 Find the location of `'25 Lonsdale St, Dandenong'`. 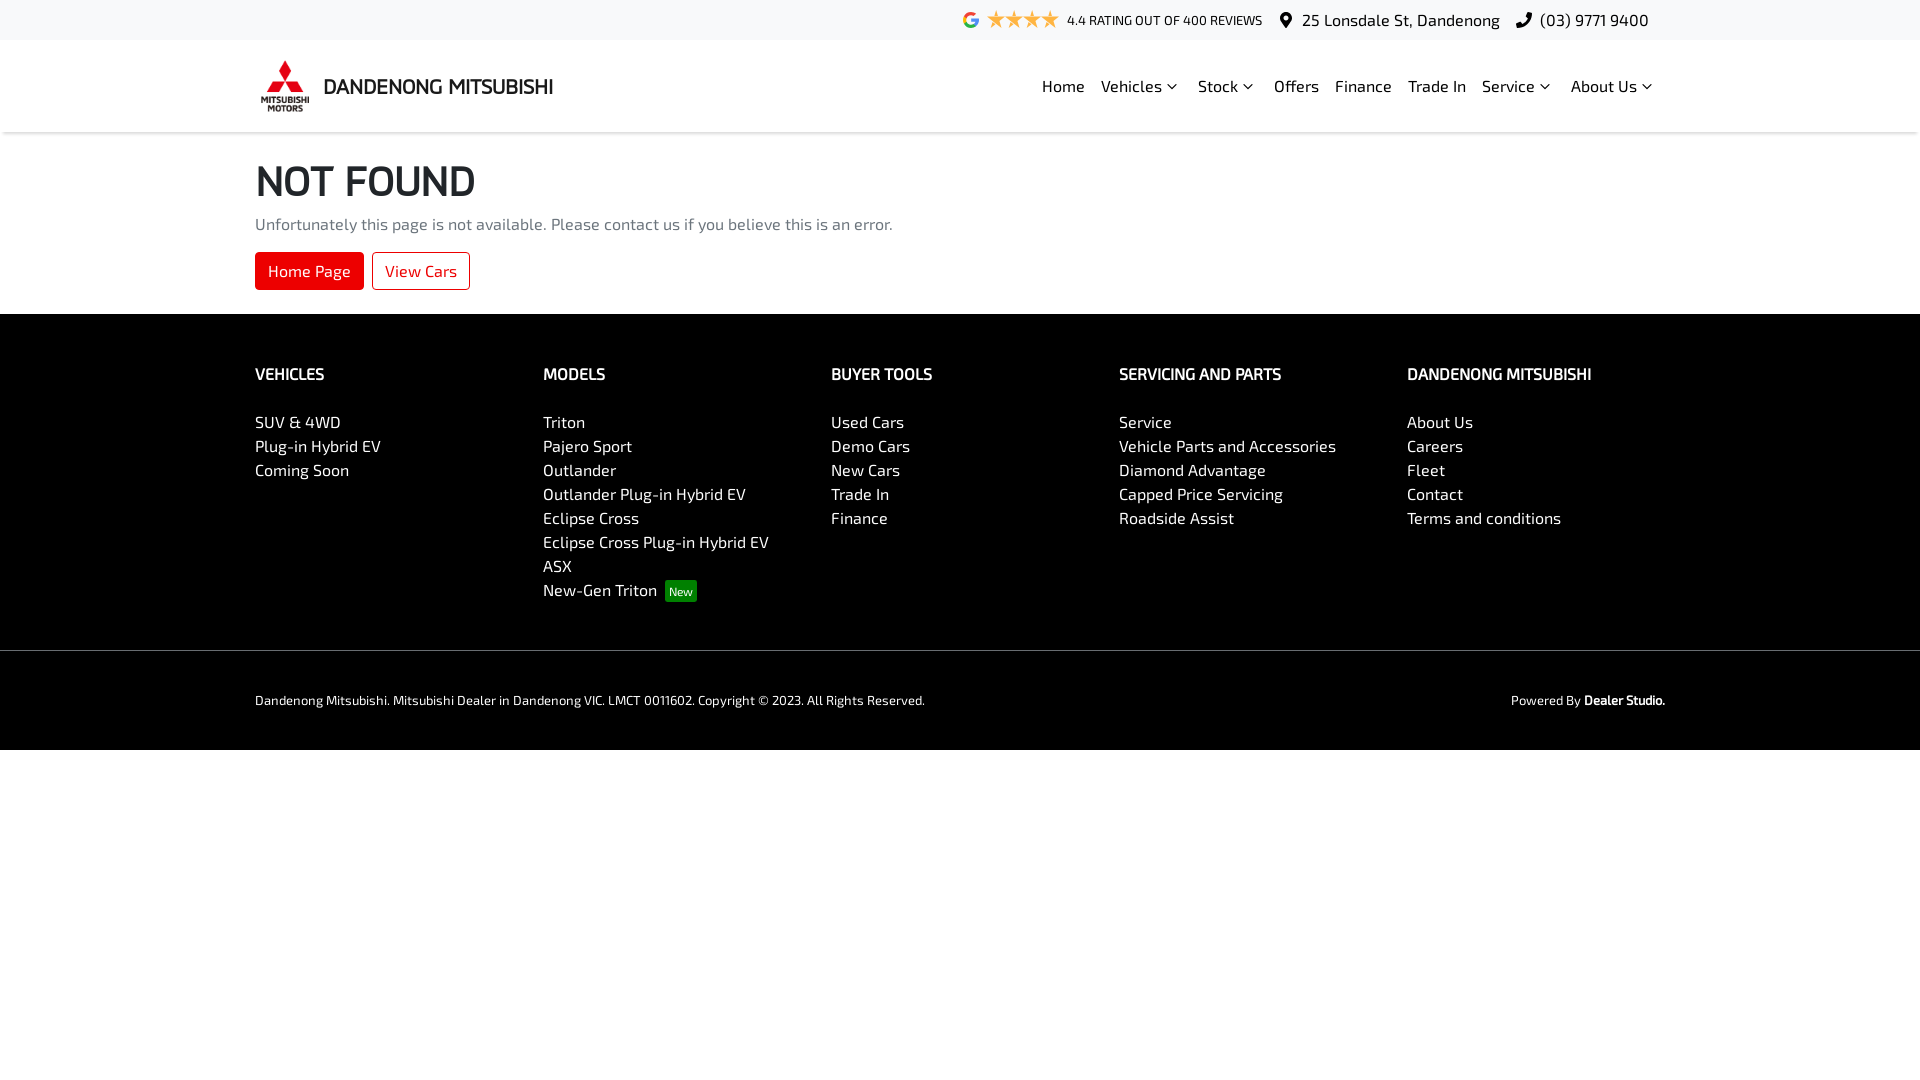

'25 Lonsdale St, Dandenong' is located at coordinates (1301, 19).